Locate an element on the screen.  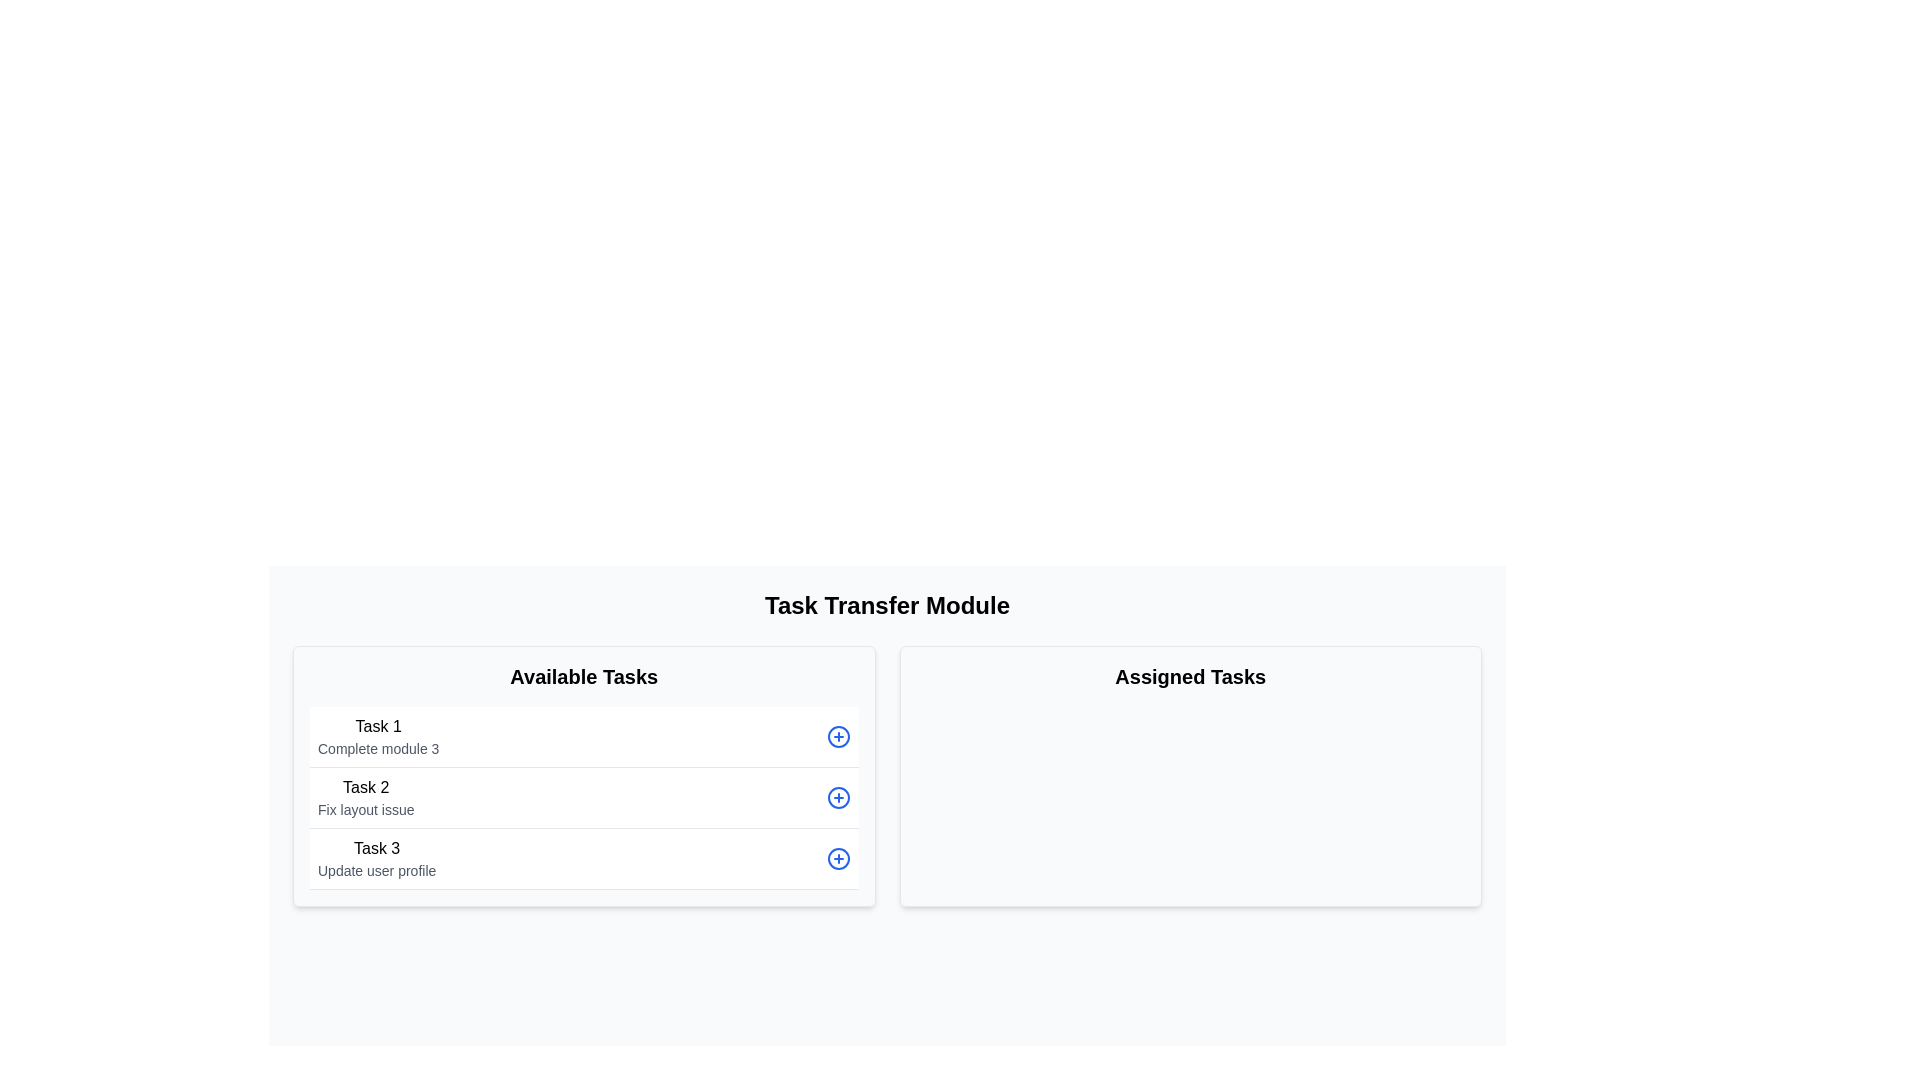
the task labeled 'Task 3' with the subtitle 'Update user profile' to view detailed task information is located at coordinates (583, 858).